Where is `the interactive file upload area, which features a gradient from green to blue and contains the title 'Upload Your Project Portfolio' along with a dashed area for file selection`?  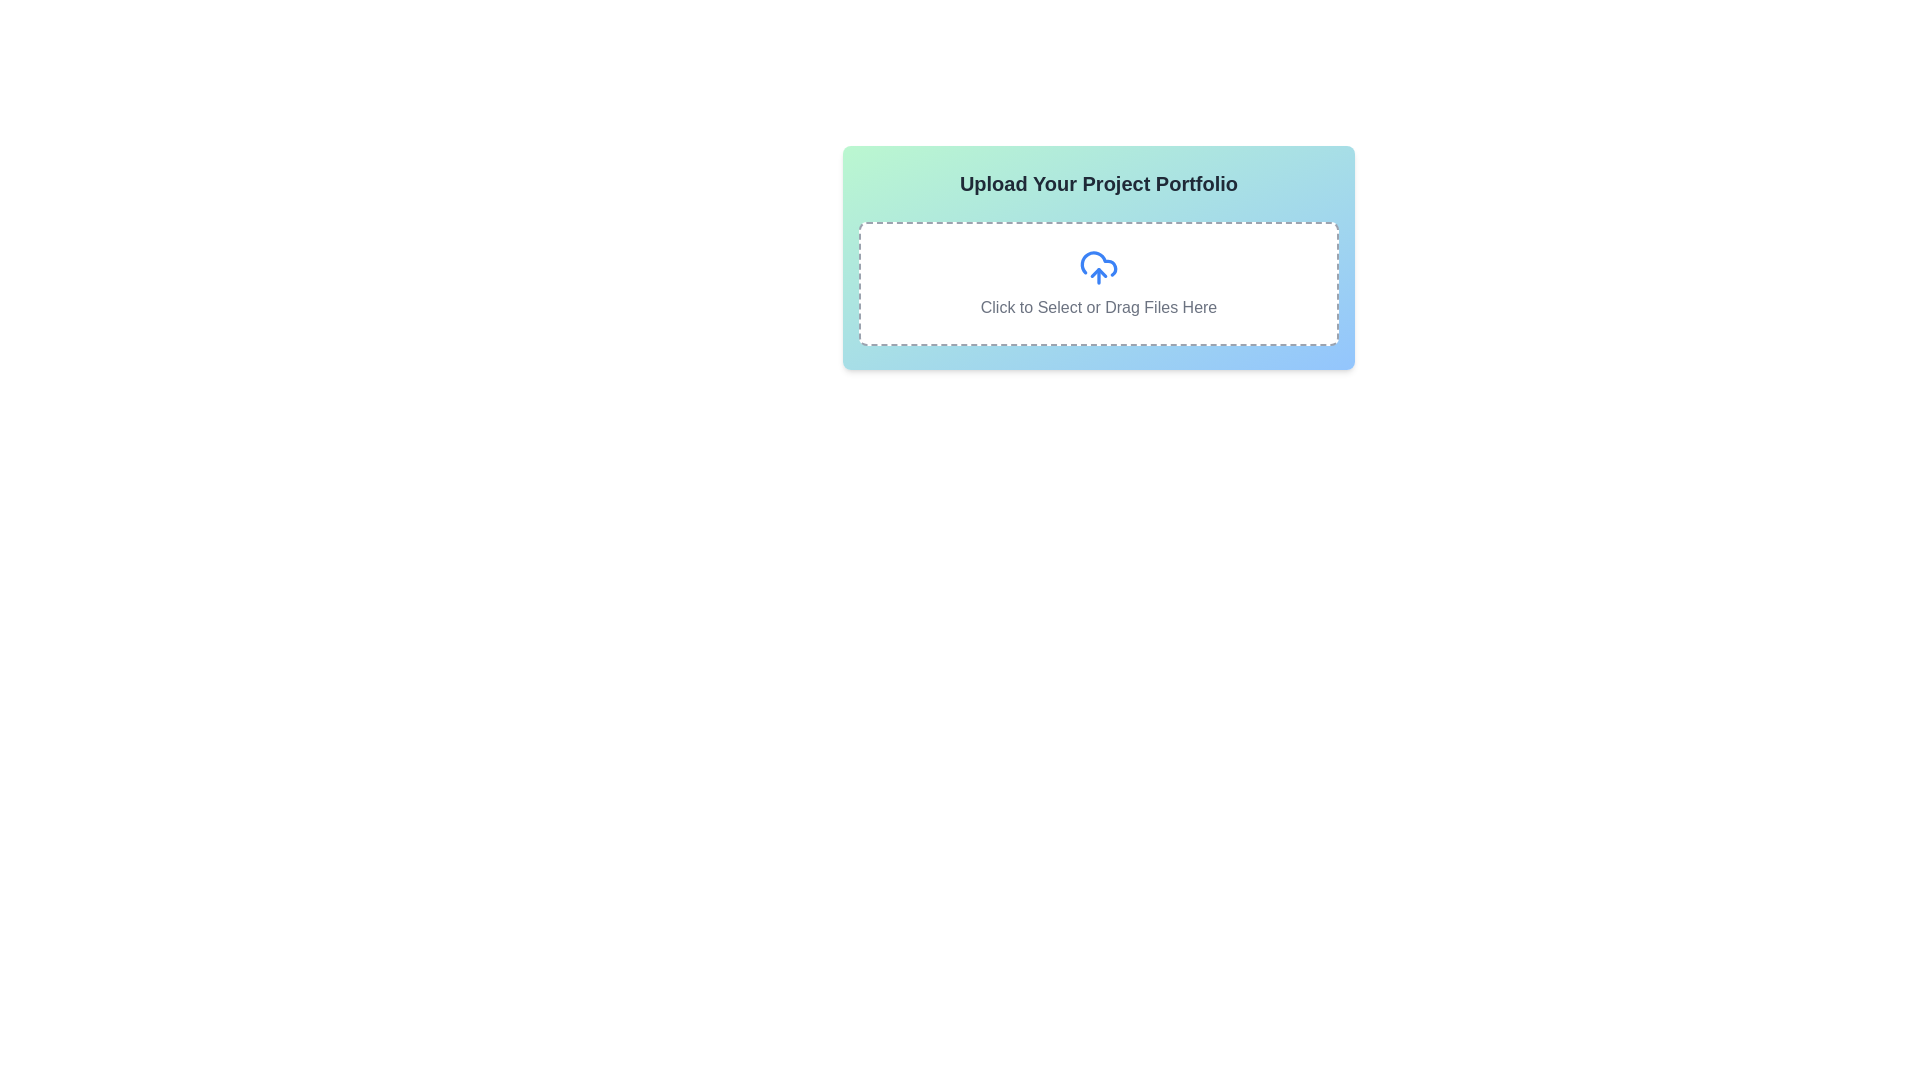
the interactive file upload area, which features a gradient from green to blue and contains the title 'Upload Your Project Portfolio' along with a dashed area for file selection is located at coordinates (1098, 257).